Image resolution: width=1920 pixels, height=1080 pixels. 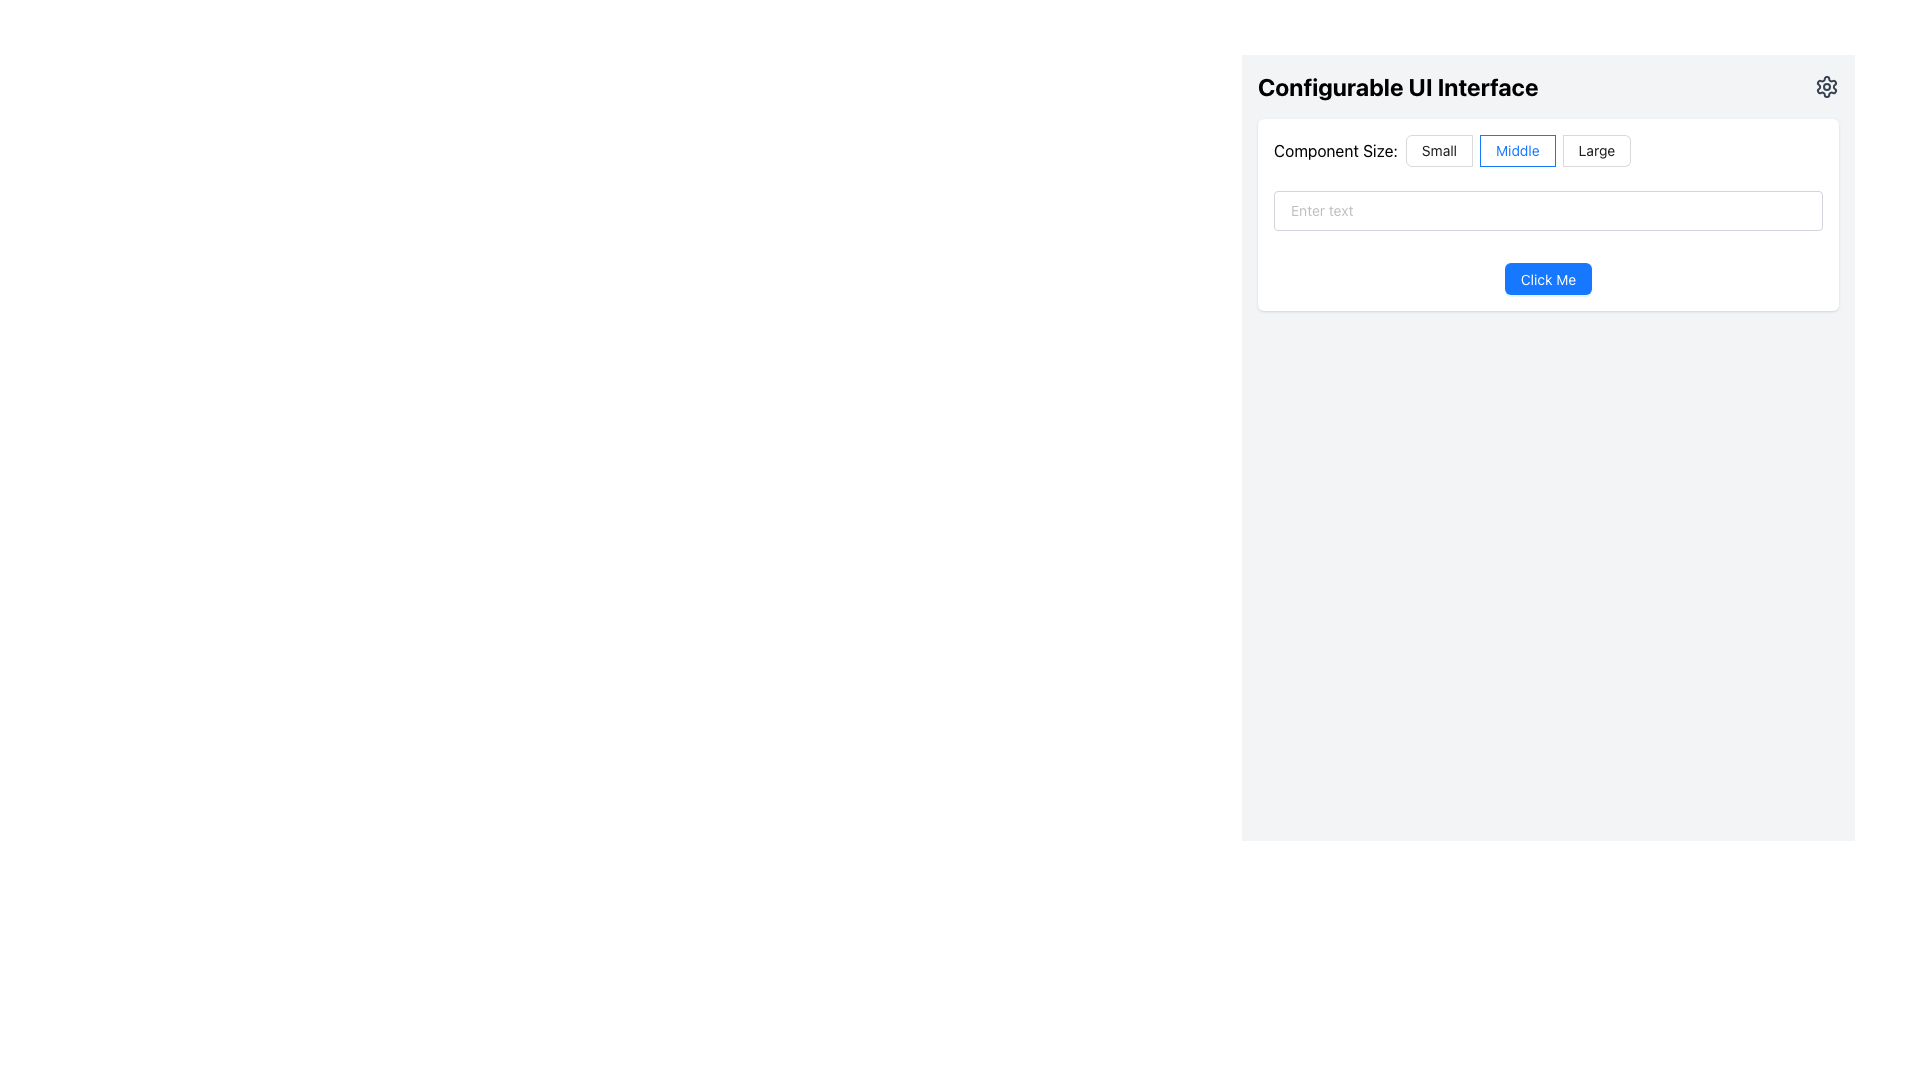 What do you see at coordinates (1596, 149) in the screenshot?
I see `the radio button labeled 'Large'` at bounding box center [1596, 149].